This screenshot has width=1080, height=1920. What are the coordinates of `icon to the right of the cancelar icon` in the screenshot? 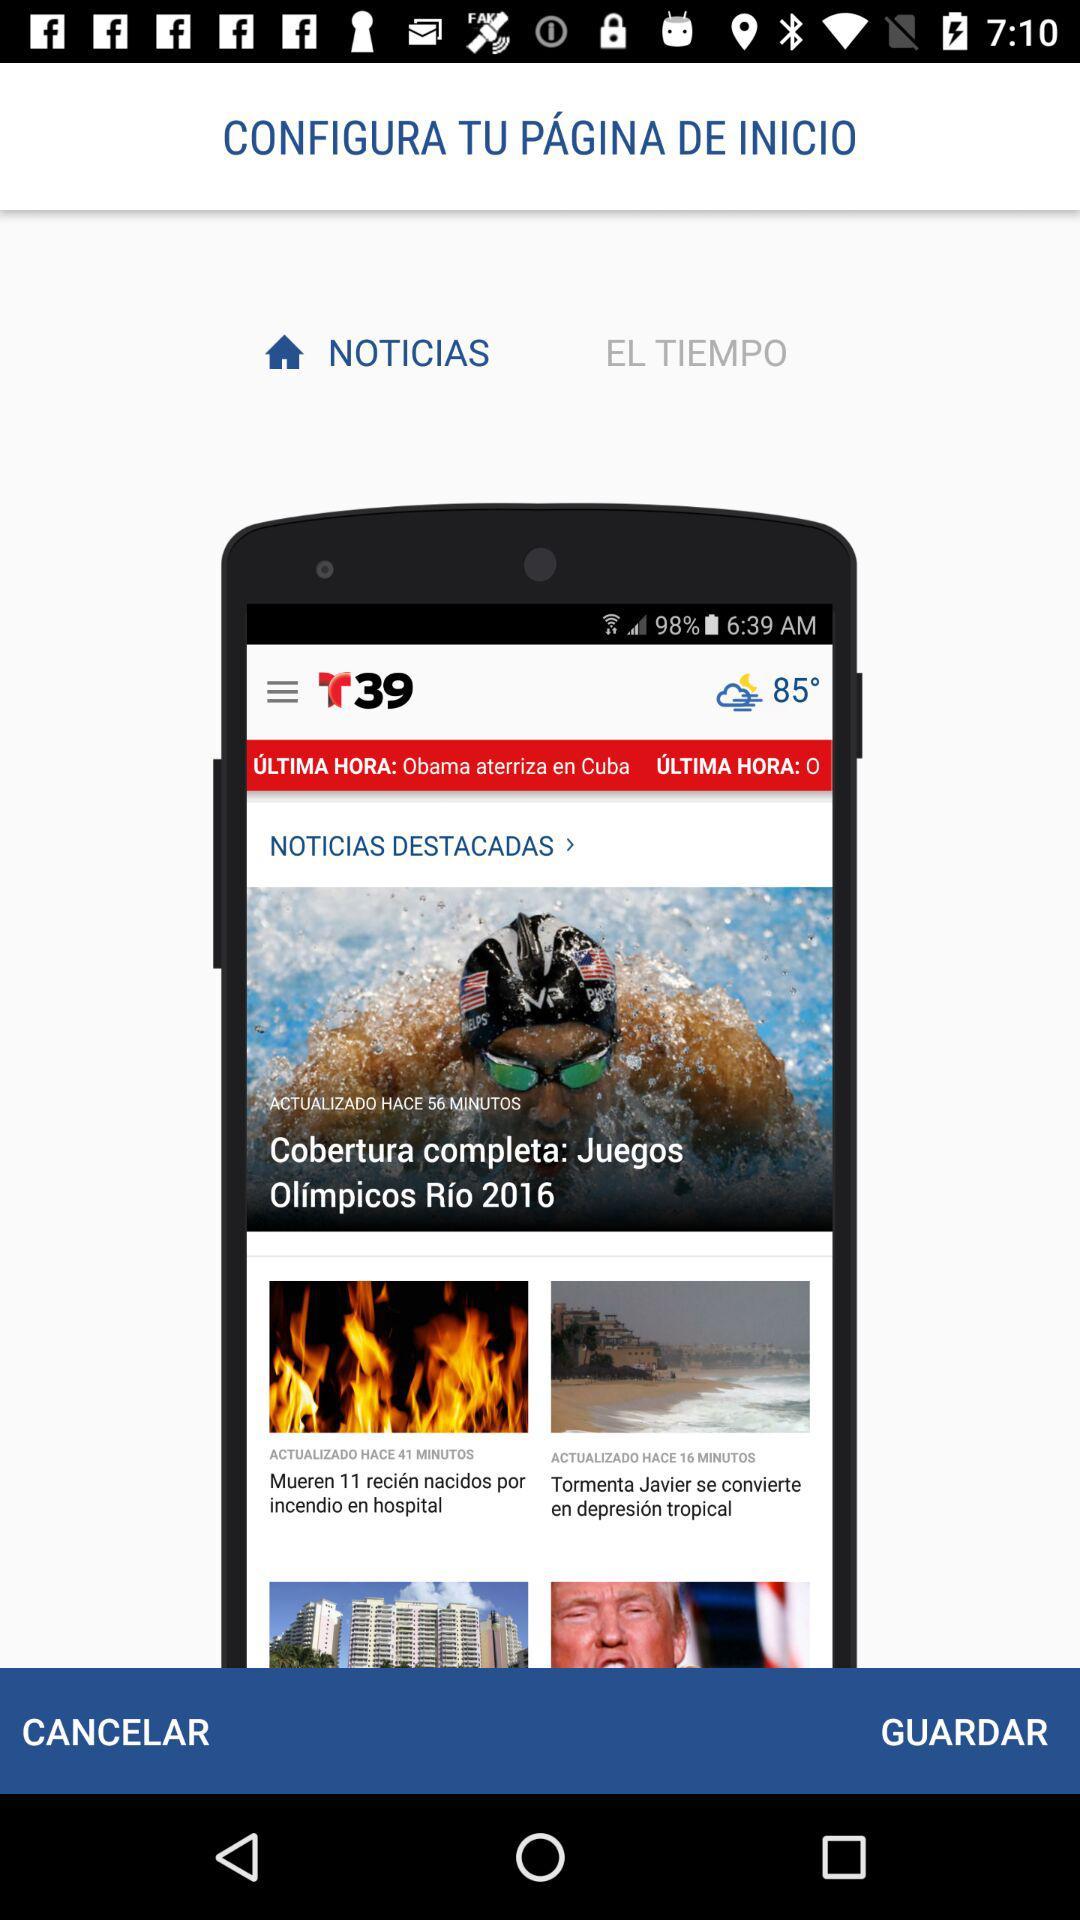 It's located at (963, 1730).